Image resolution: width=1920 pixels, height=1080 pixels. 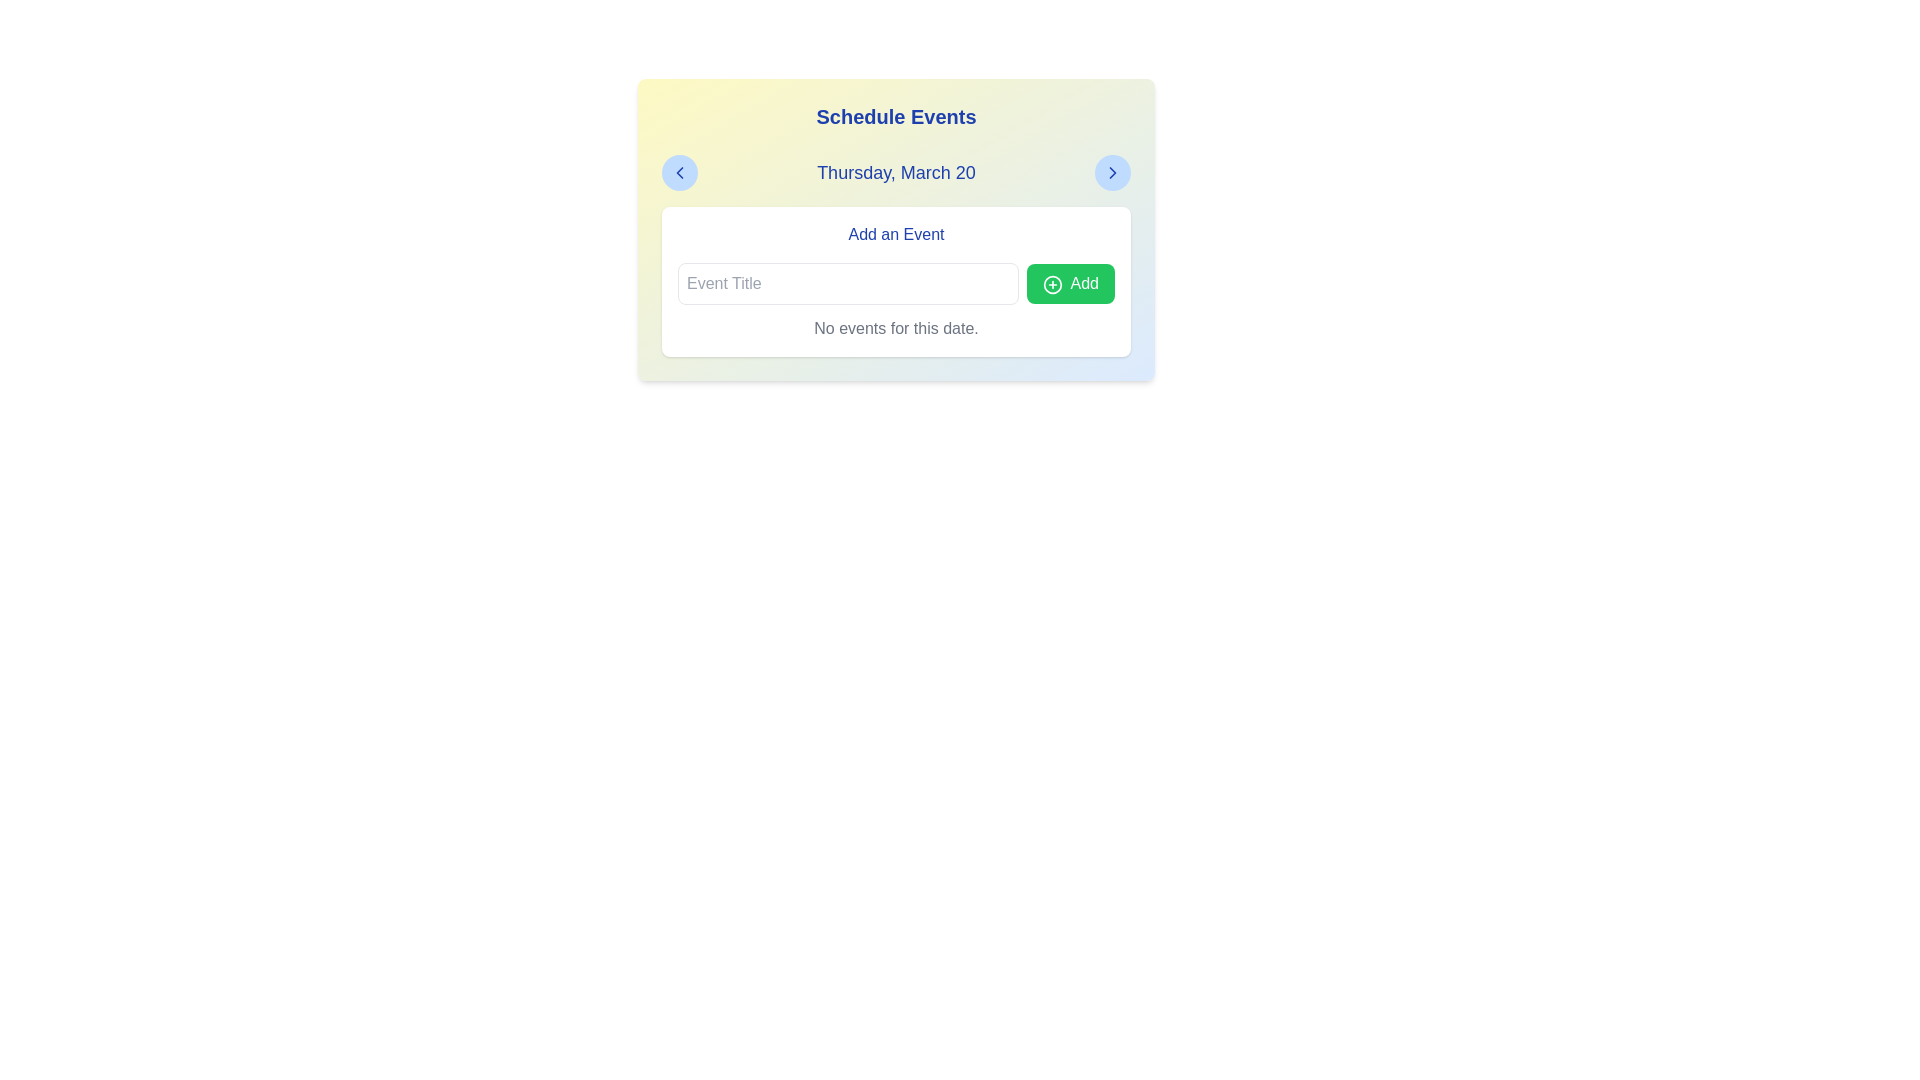 I want to click on the circular button with a blue background and a right-pointing chevron icon, so click(x=1112, y=172).